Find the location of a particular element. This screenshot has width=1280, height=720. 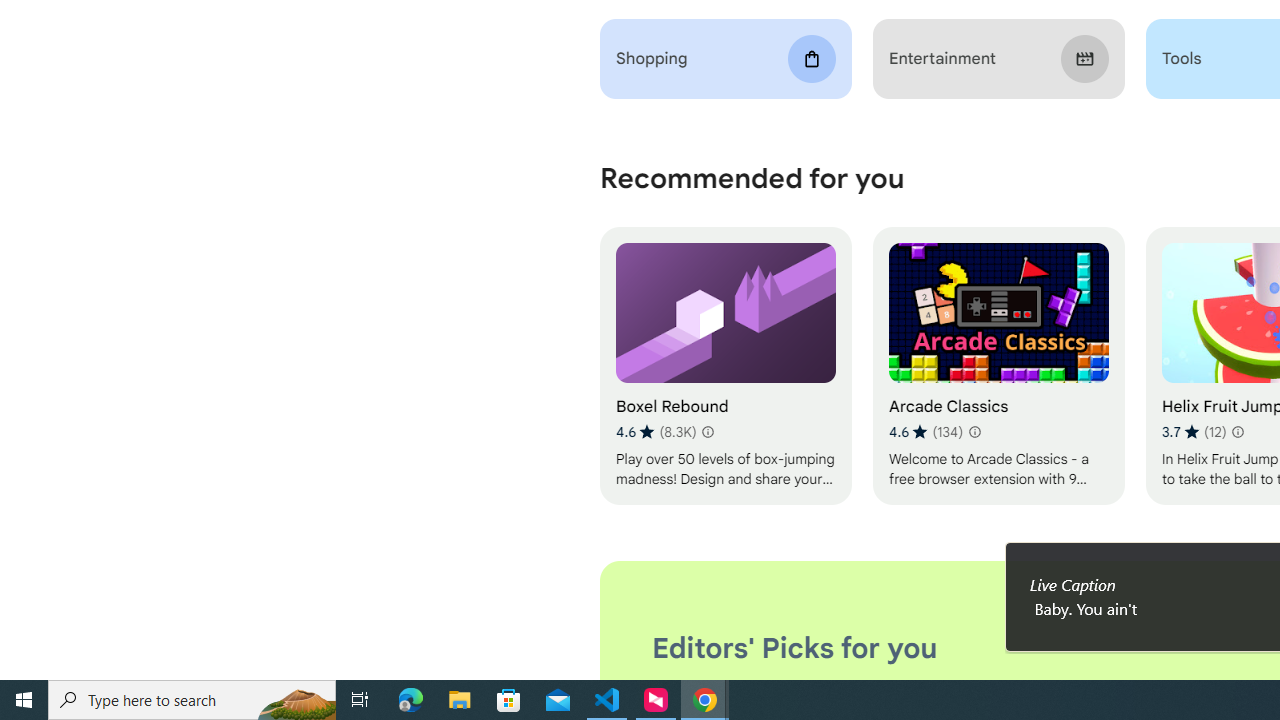

'Shopping' is located at coordinates (724, 58).